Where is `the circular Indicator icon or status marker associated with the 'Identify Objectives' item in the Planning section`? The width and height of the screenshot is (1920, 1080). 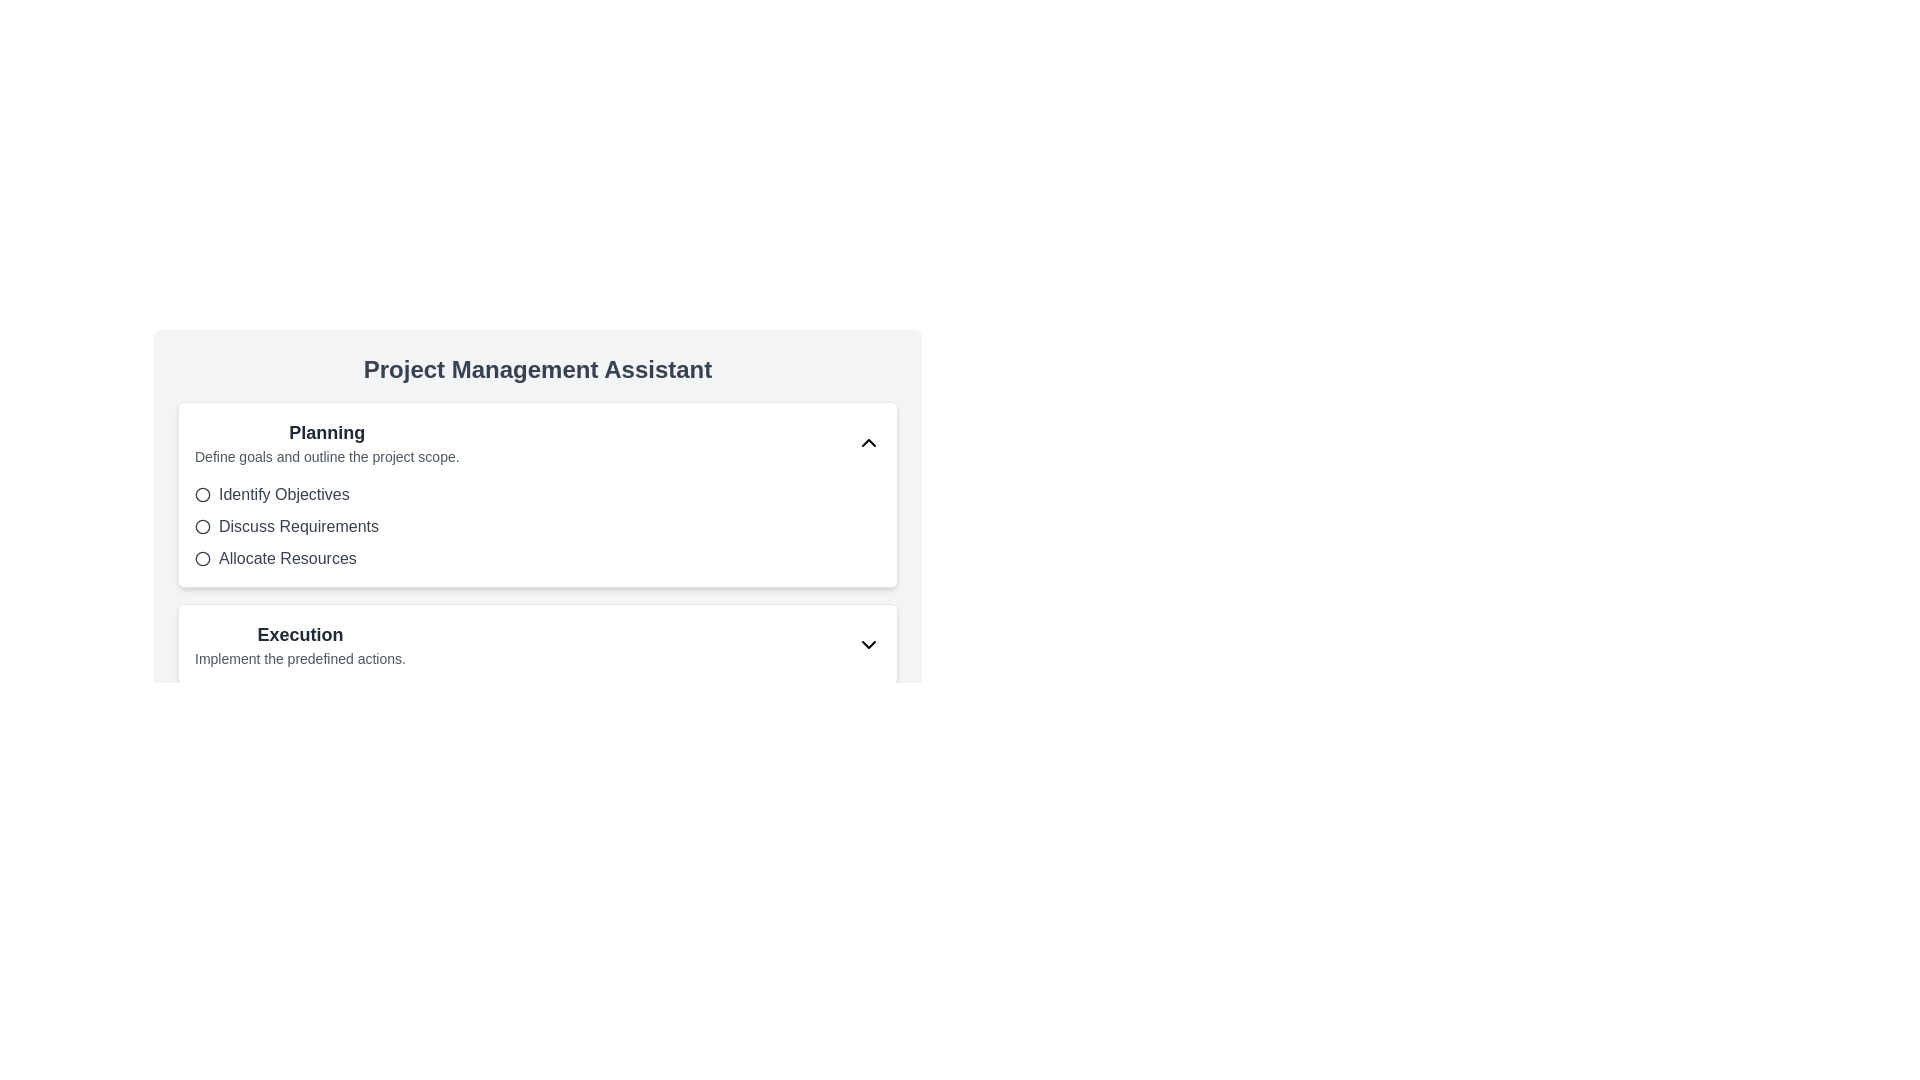
the circular Indicator icon or status marker associated with the 'Identify Objectives' item in the Planning section is located at coordinates (202, 494).